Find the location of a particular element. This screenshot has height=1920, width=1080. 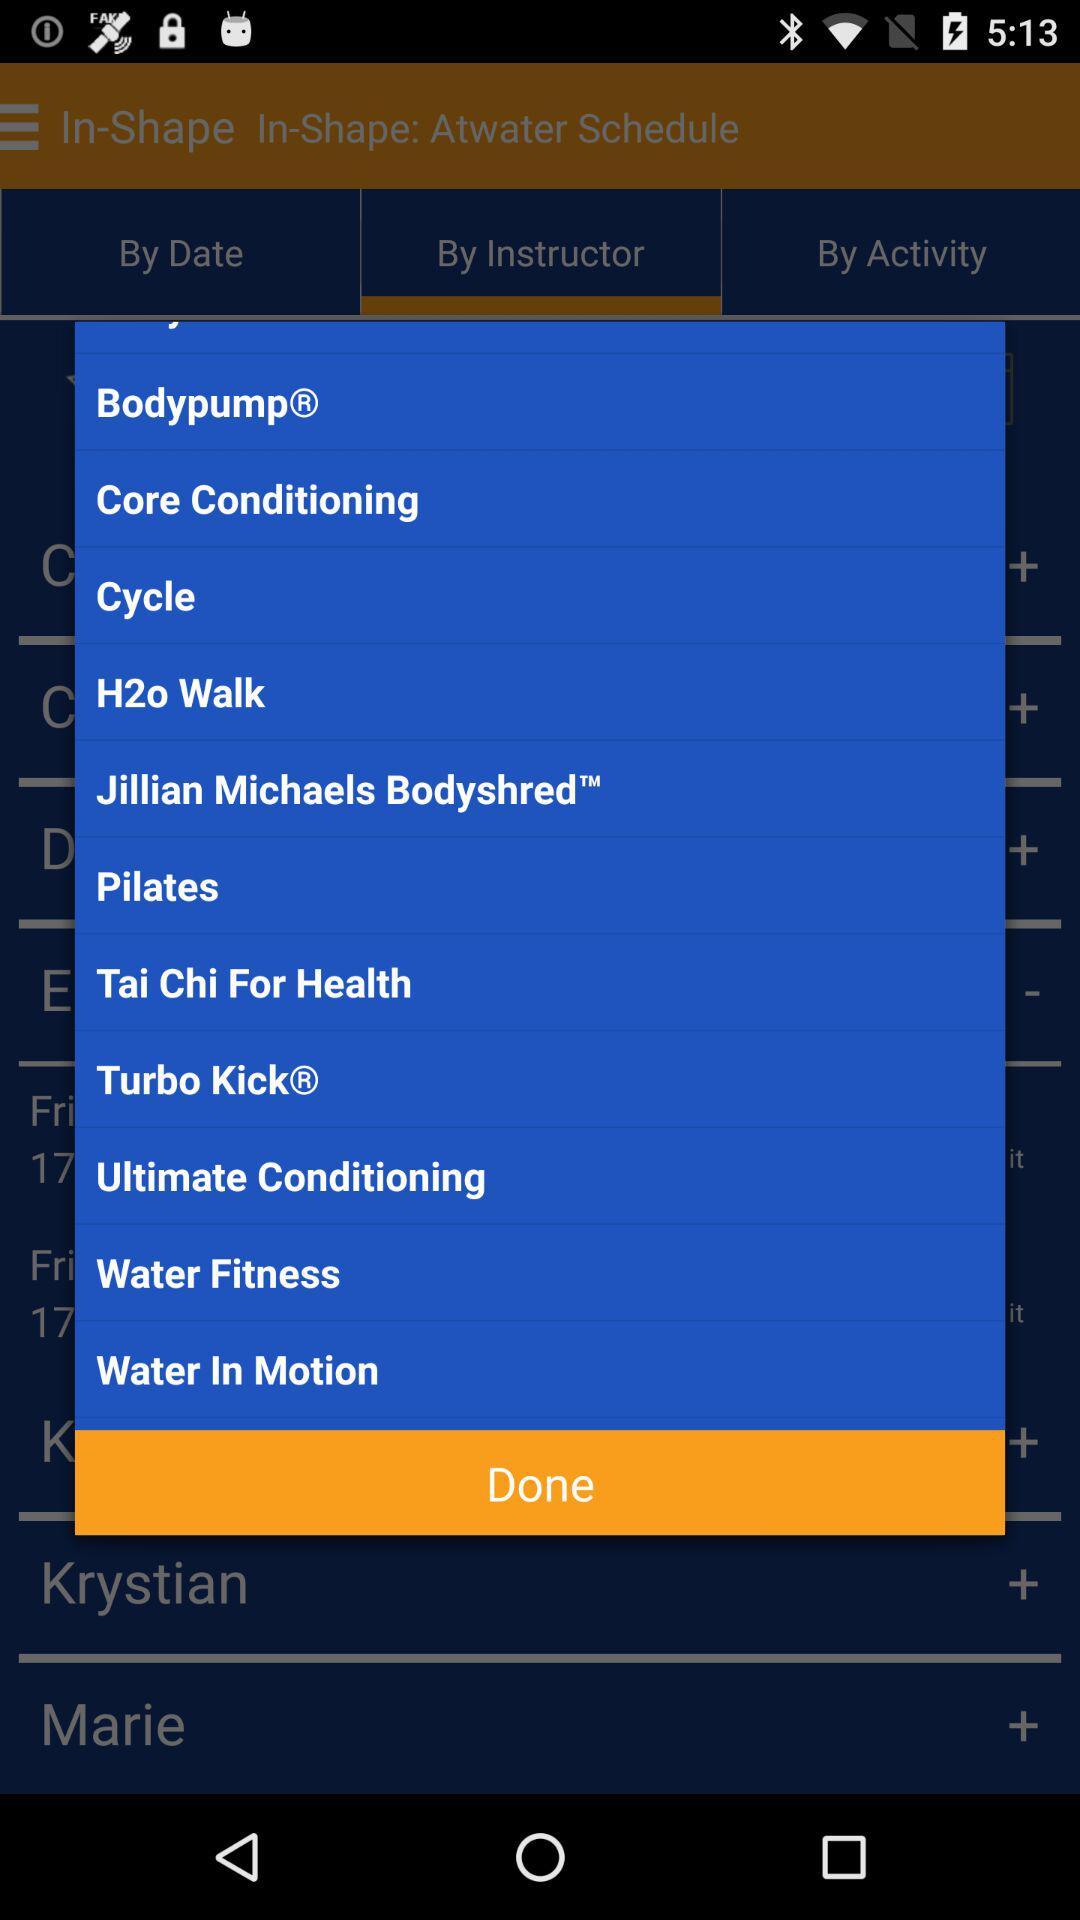

the ultimate conditioning app is located at coordinates (540, 1175).